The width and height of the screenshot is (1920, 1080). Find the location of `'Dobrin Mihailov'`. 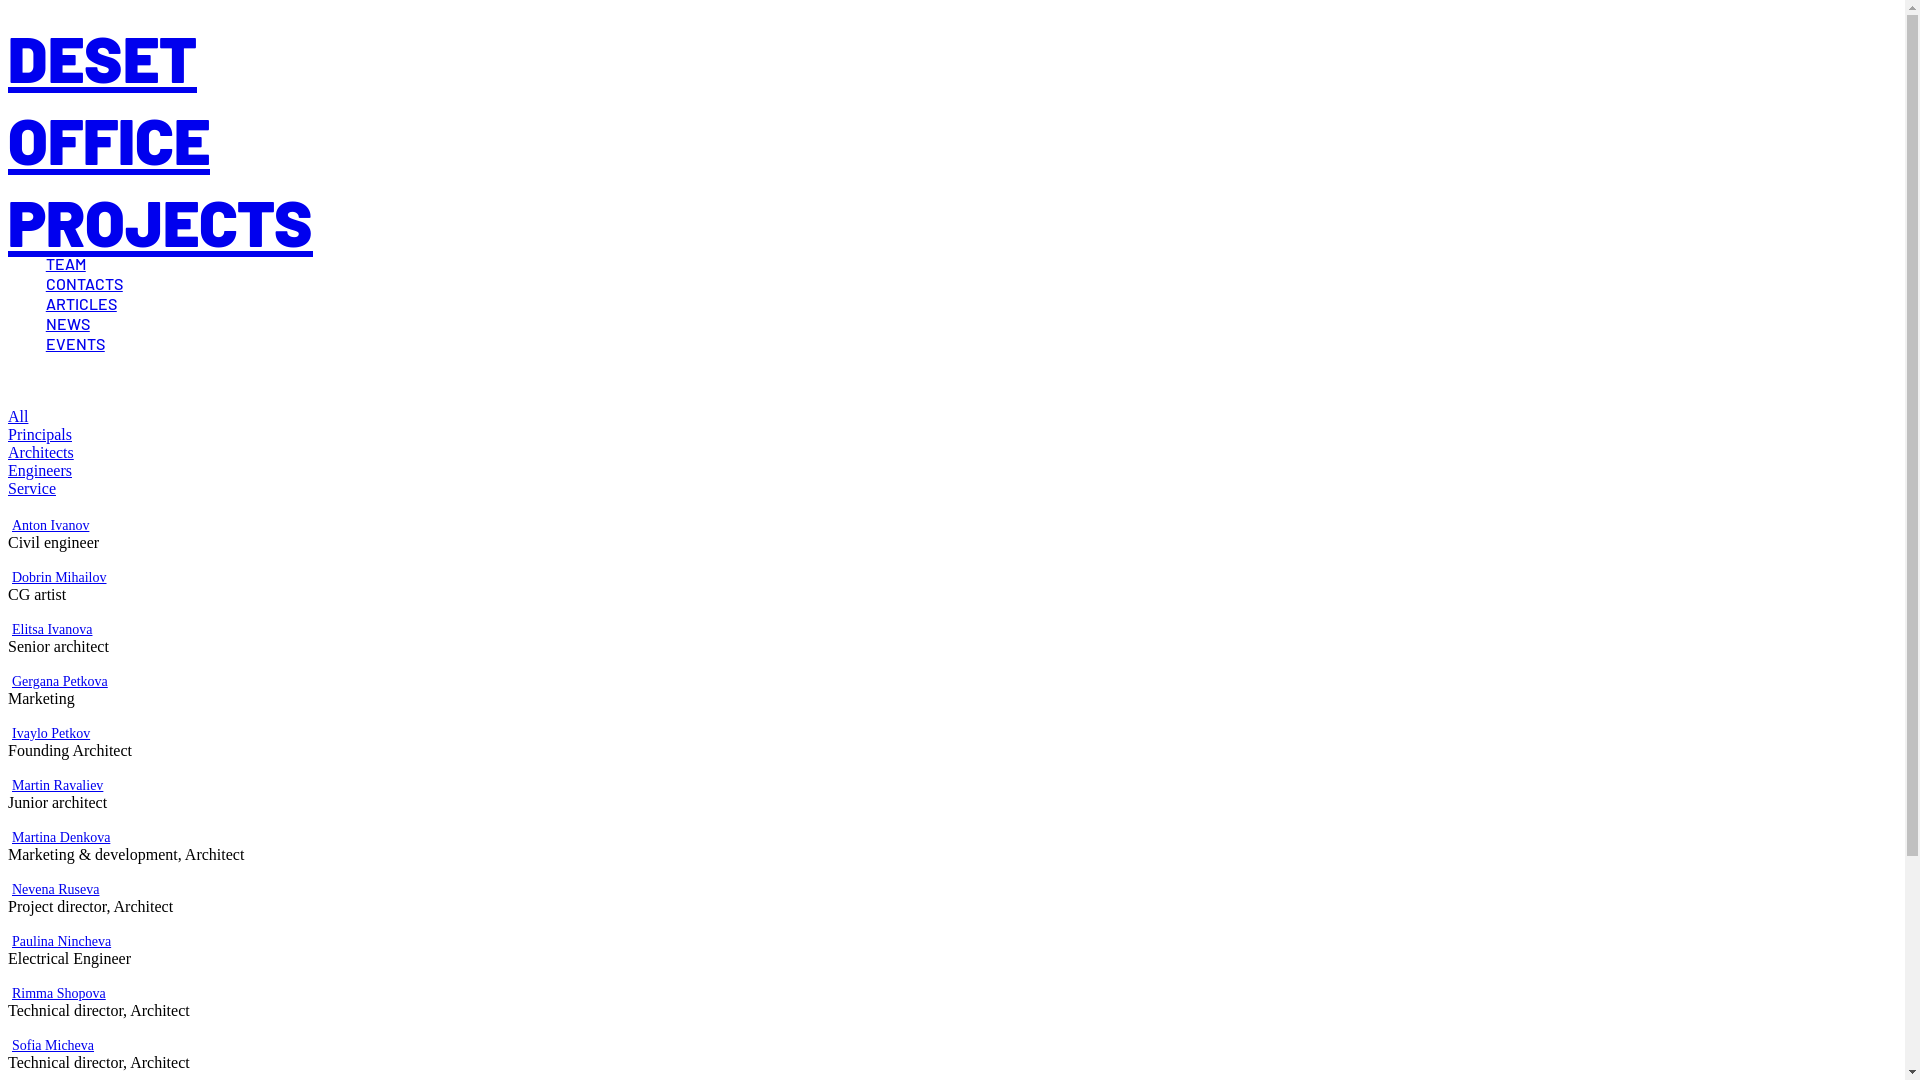

'Dobrin Mihailov' is located at coordinates (59, 577).